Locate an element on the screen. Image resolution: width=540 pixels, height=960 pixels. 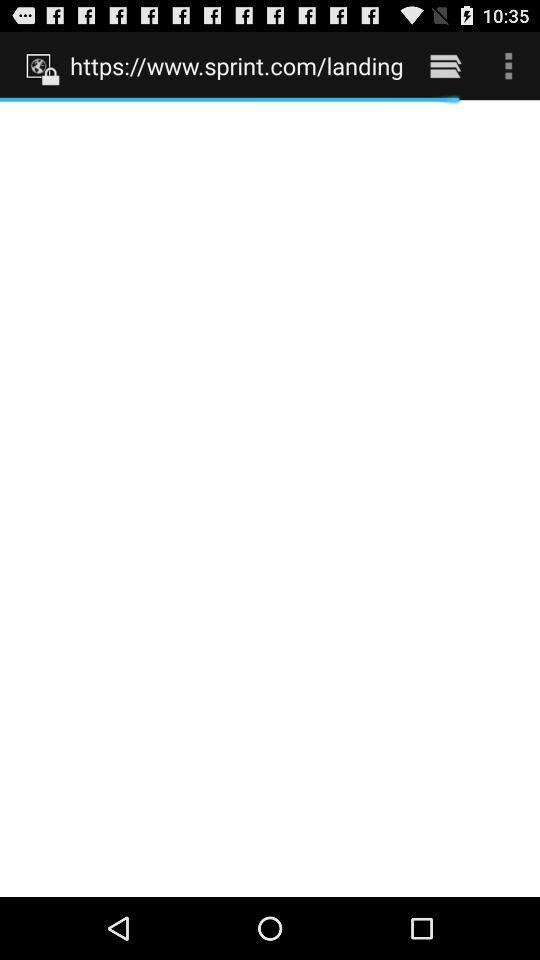
the icon to the right of https www sprint is located at coordinates (445, 65).